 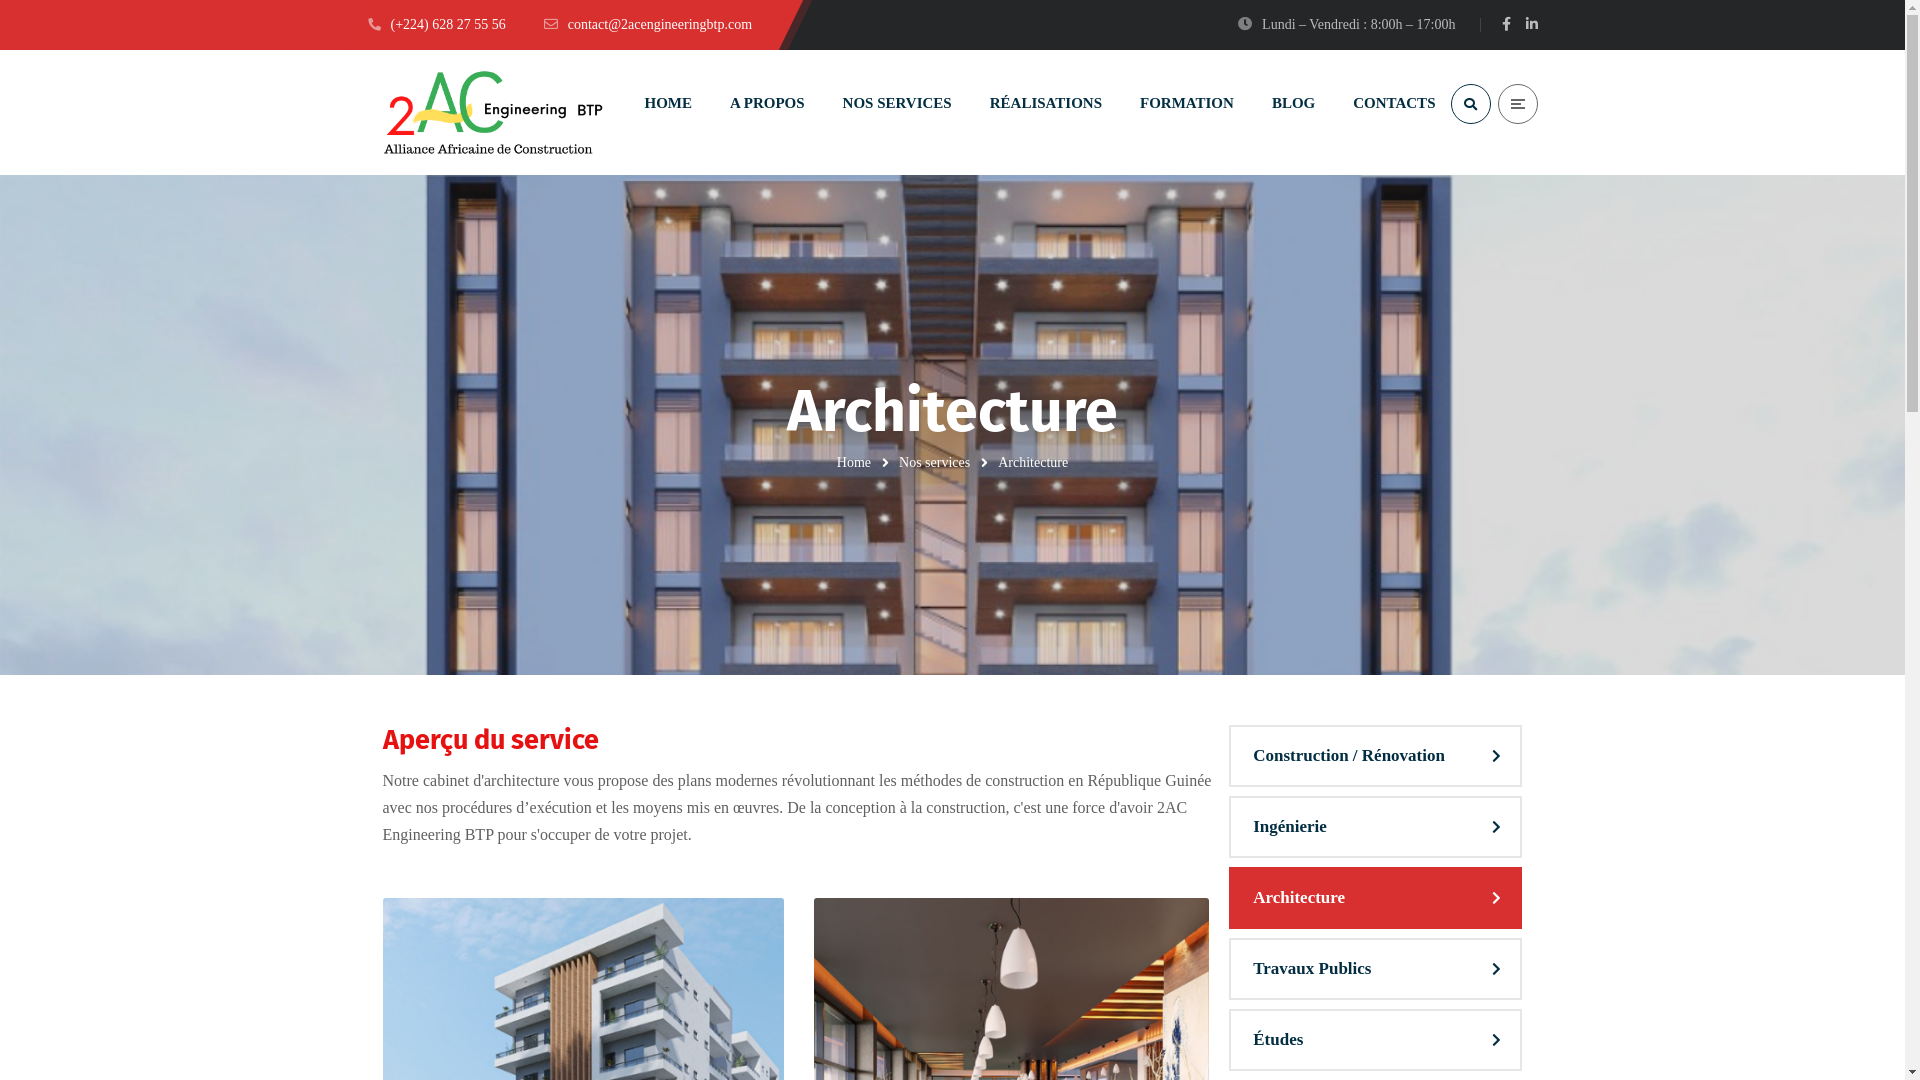 What do you see at coordinates (668, 103) in the screenshot?
I see `'HOME'` at bounding box center [668, 103].